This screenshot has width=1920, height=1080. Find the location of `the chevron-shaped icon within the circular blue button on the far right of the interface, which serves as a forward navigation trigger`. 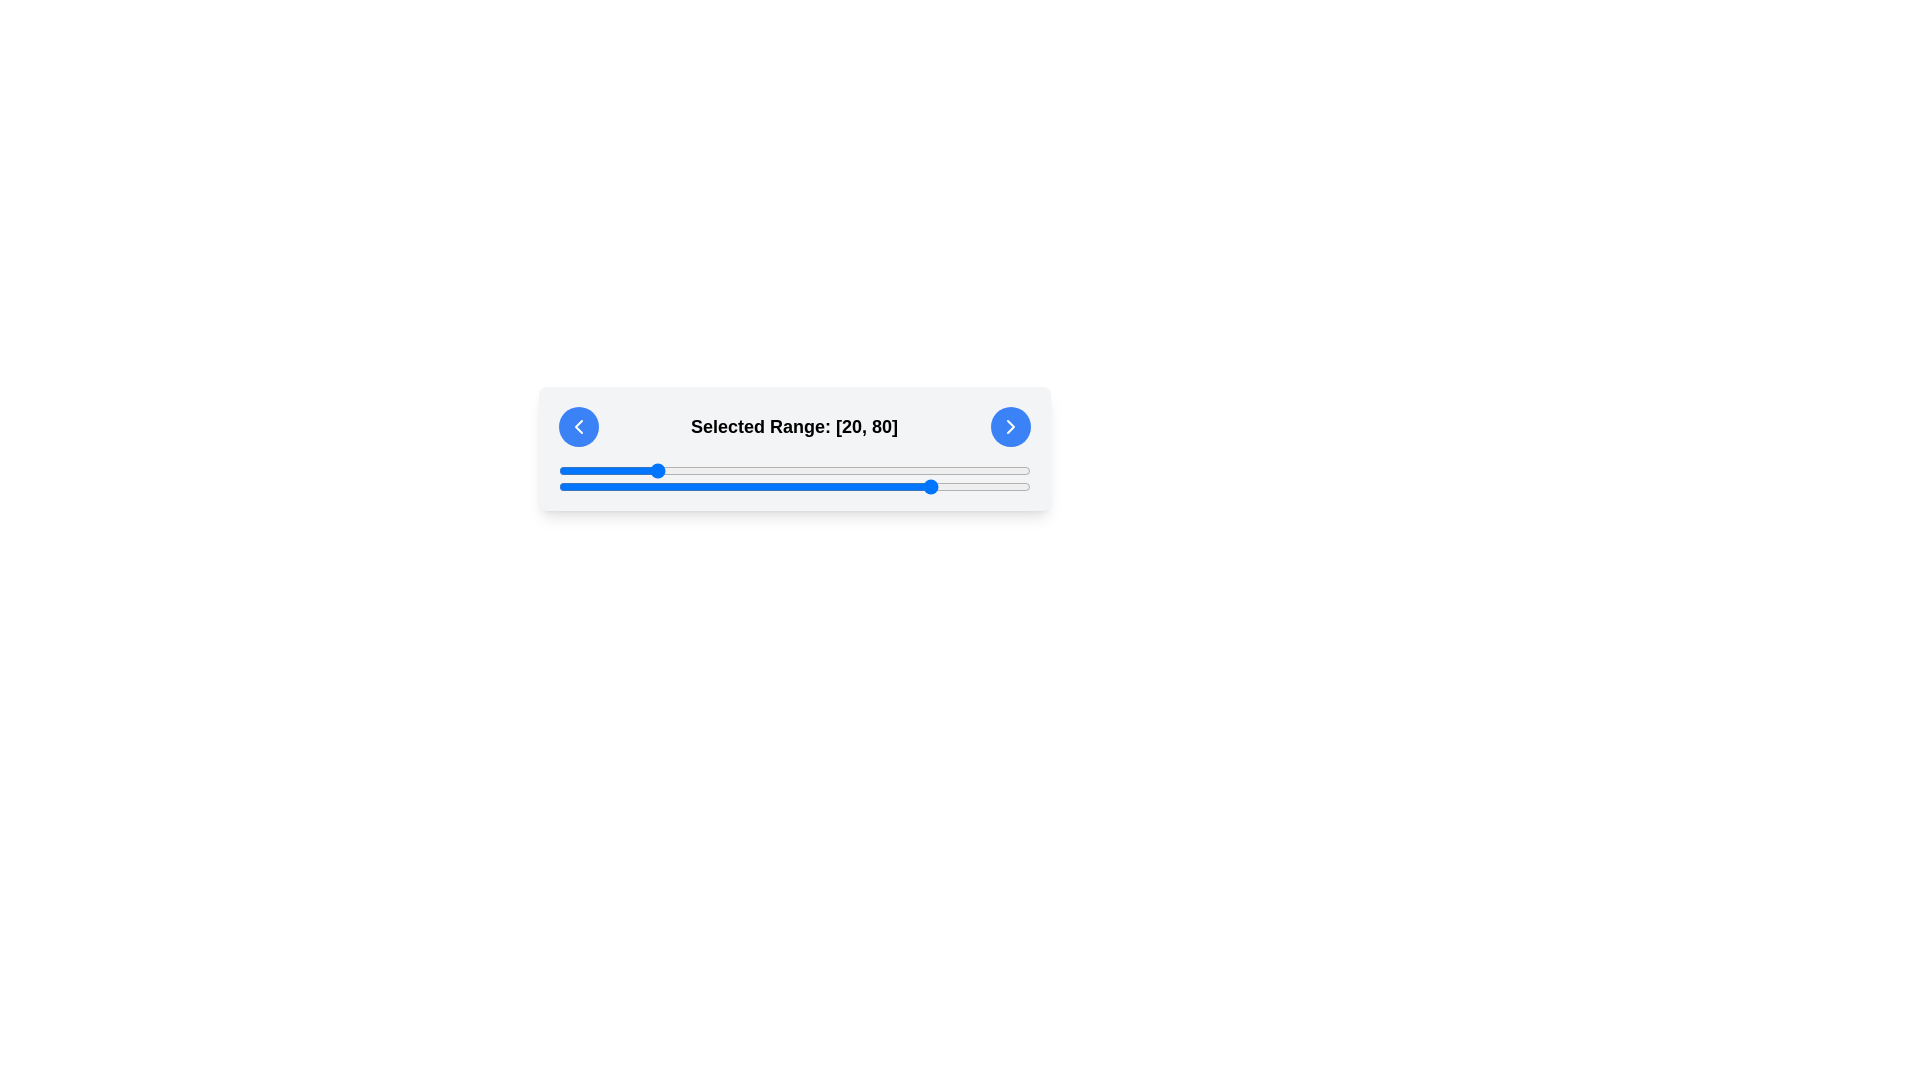

the chevron-shaped icon within the circular blue button on the far right of the interface, which serves as a forward navigation trigger is located at coordinates (1010, 426).